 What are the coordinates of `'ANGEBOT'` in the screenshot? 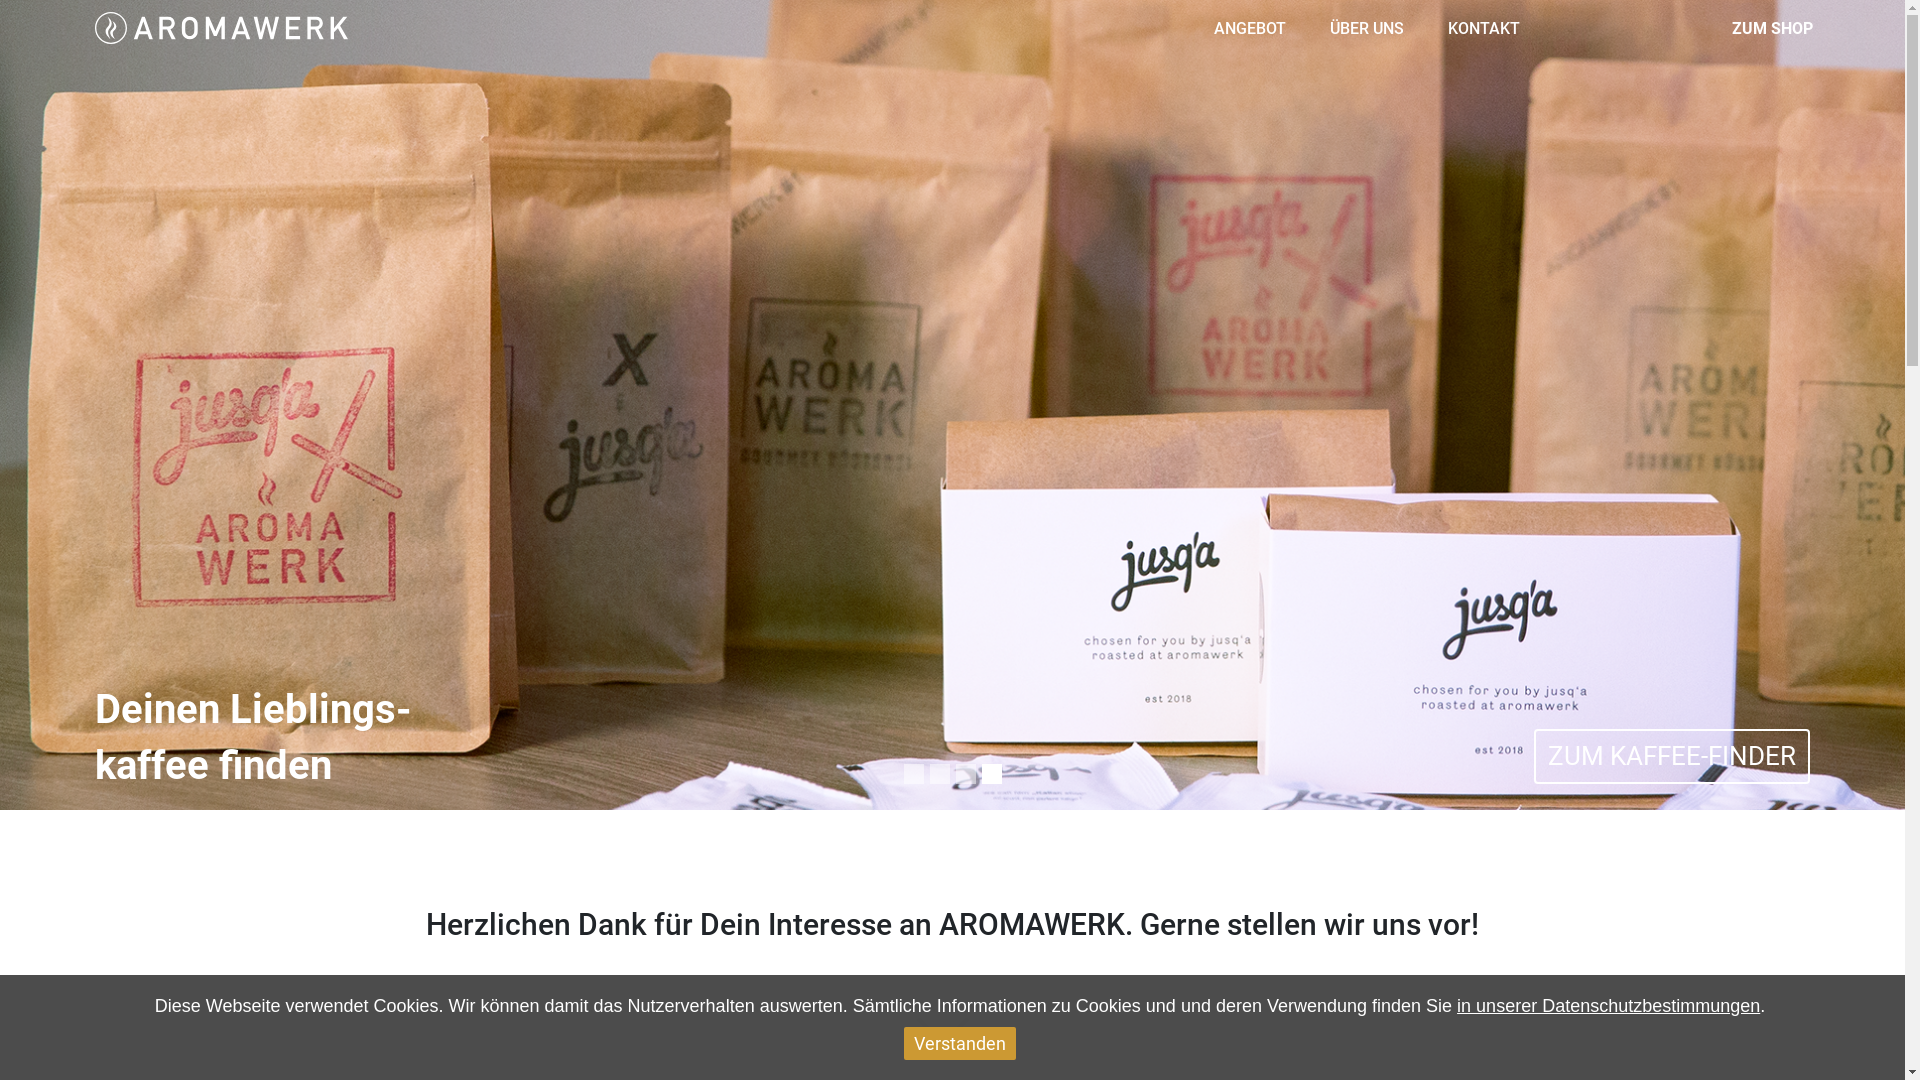 It's located at (1251, 28).